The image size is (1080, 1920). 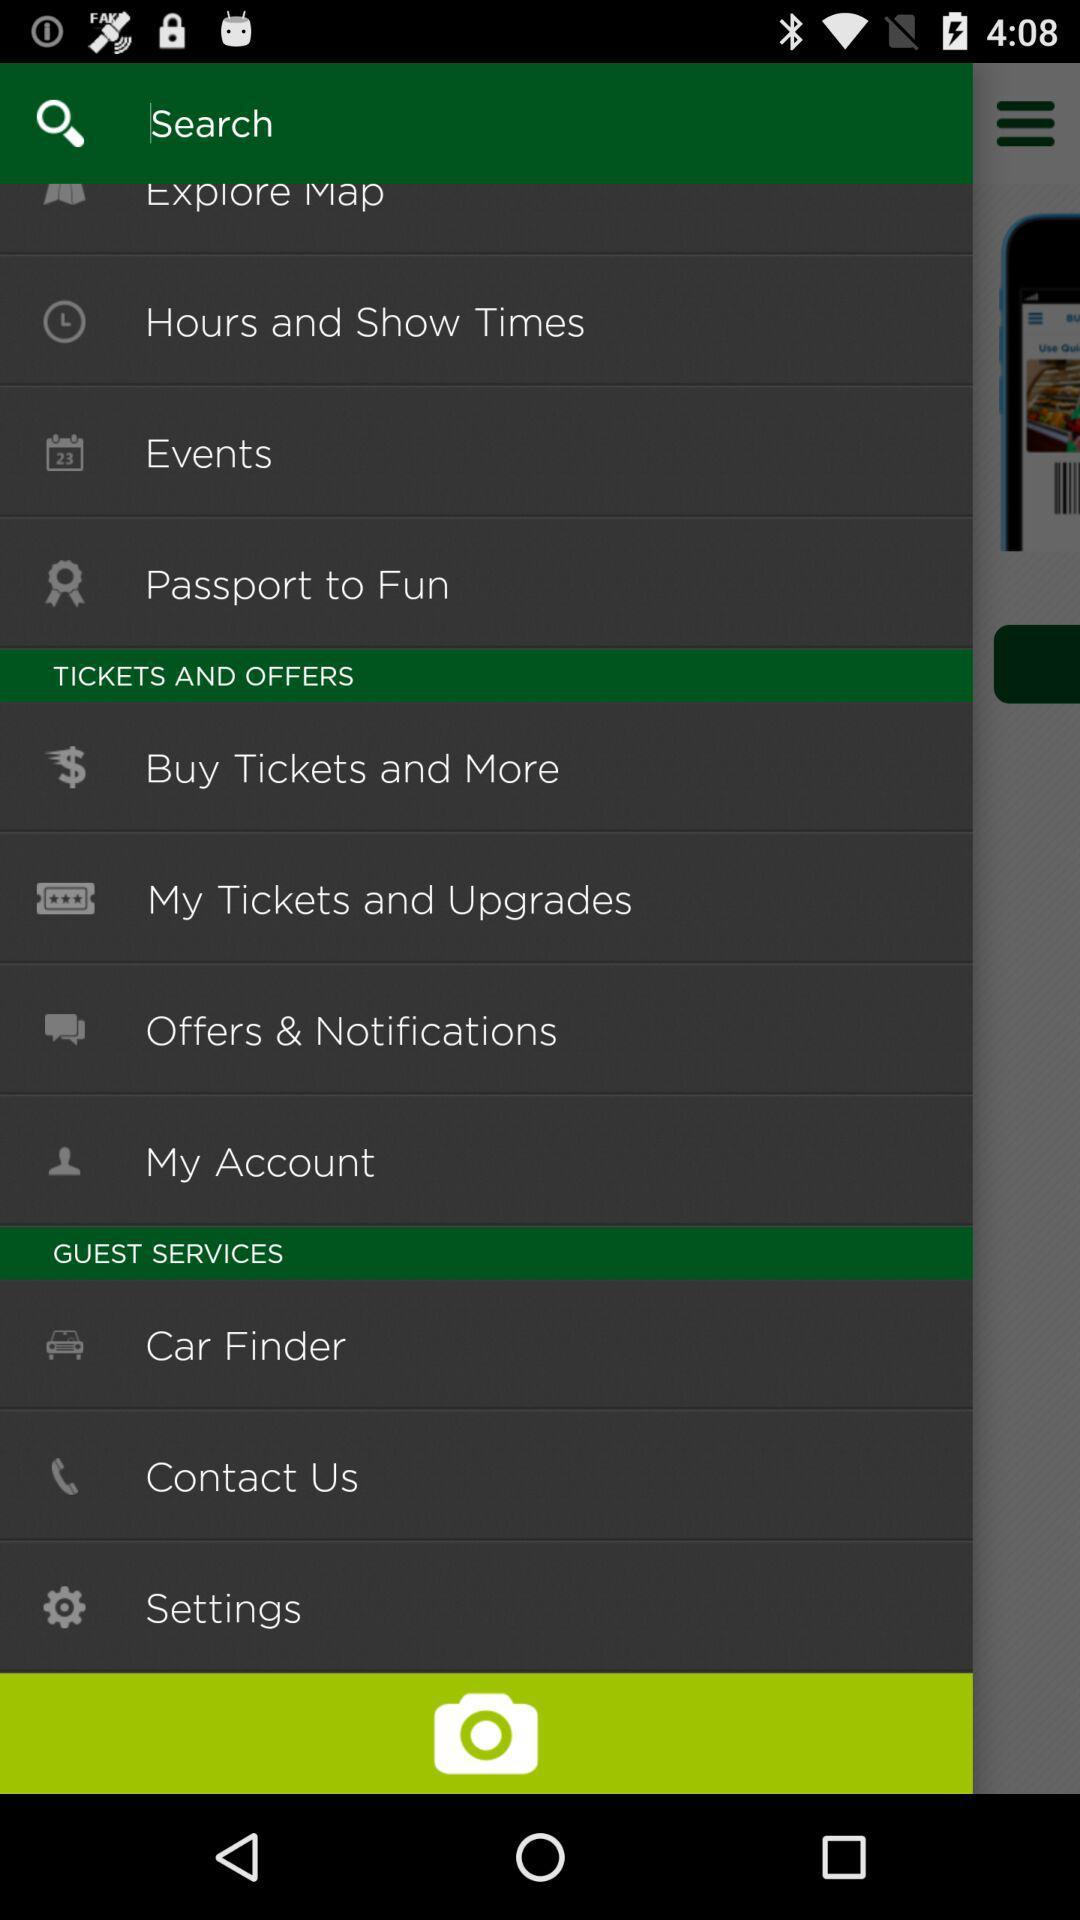 I want to click on open search option, so click(x=42, y=122).